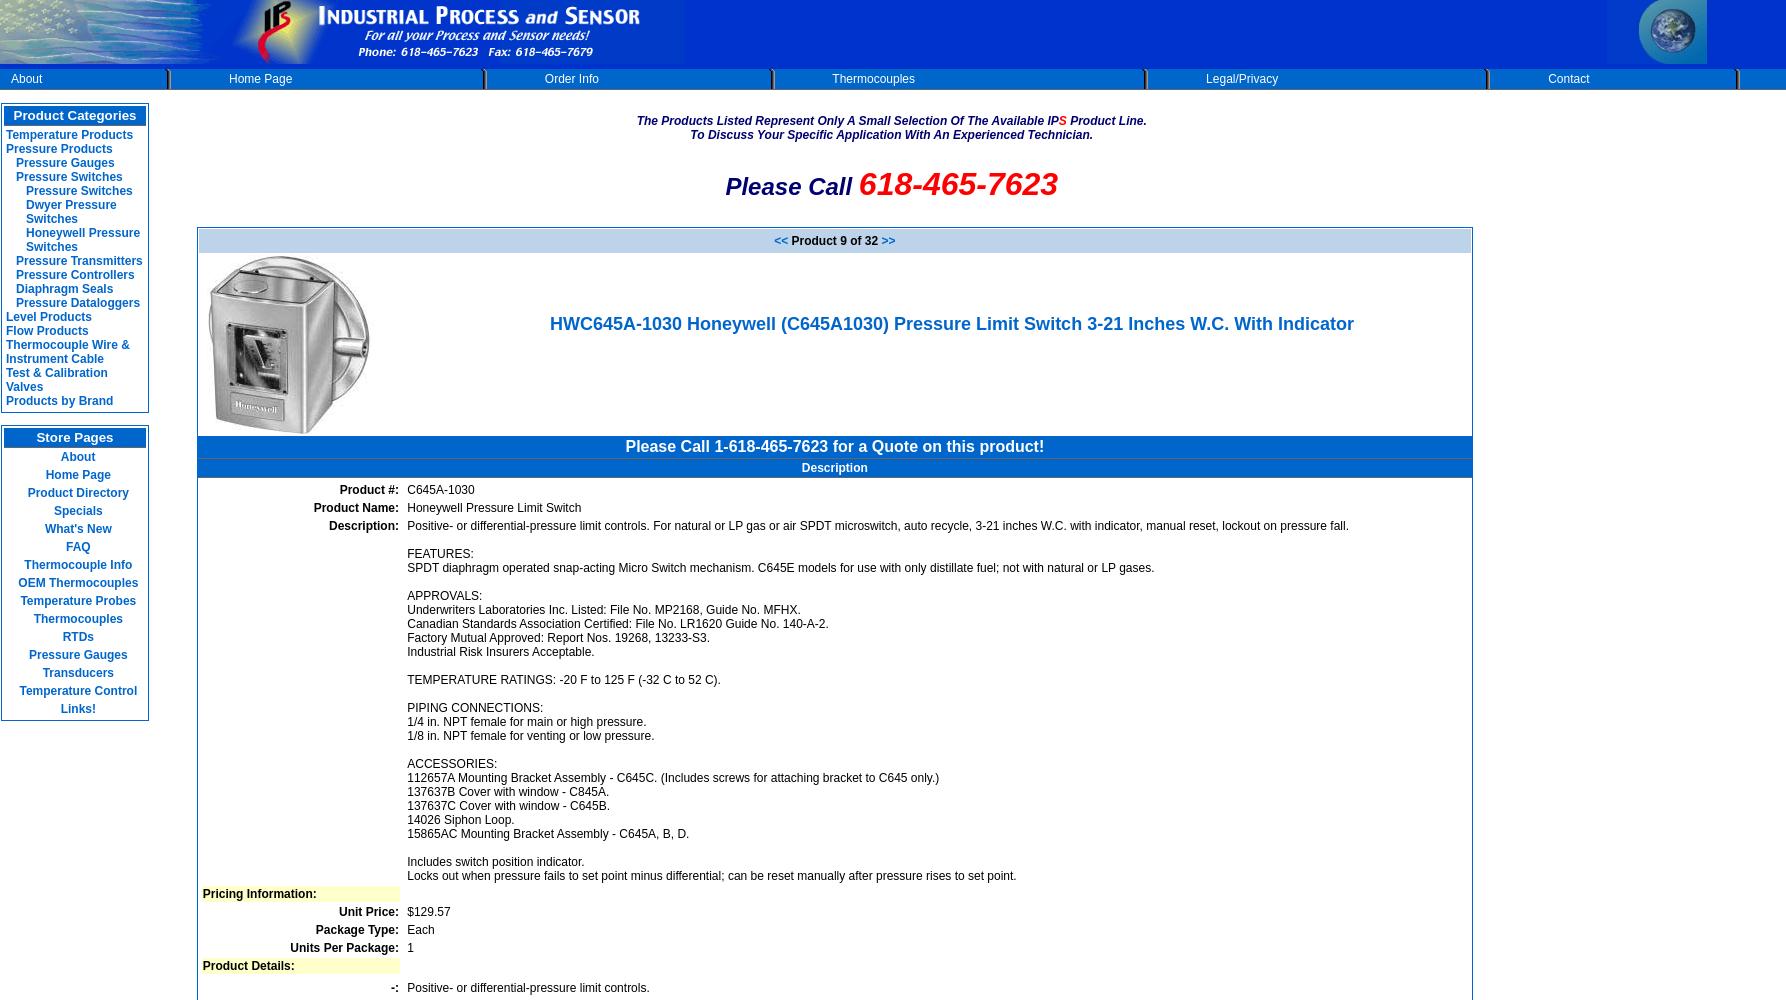 Image resolution: width=1786 pixels, height=1000 pixels. Describe the element at coordinates (440, 553) in the screenshot. I see `'FEATURES:'` at that location.